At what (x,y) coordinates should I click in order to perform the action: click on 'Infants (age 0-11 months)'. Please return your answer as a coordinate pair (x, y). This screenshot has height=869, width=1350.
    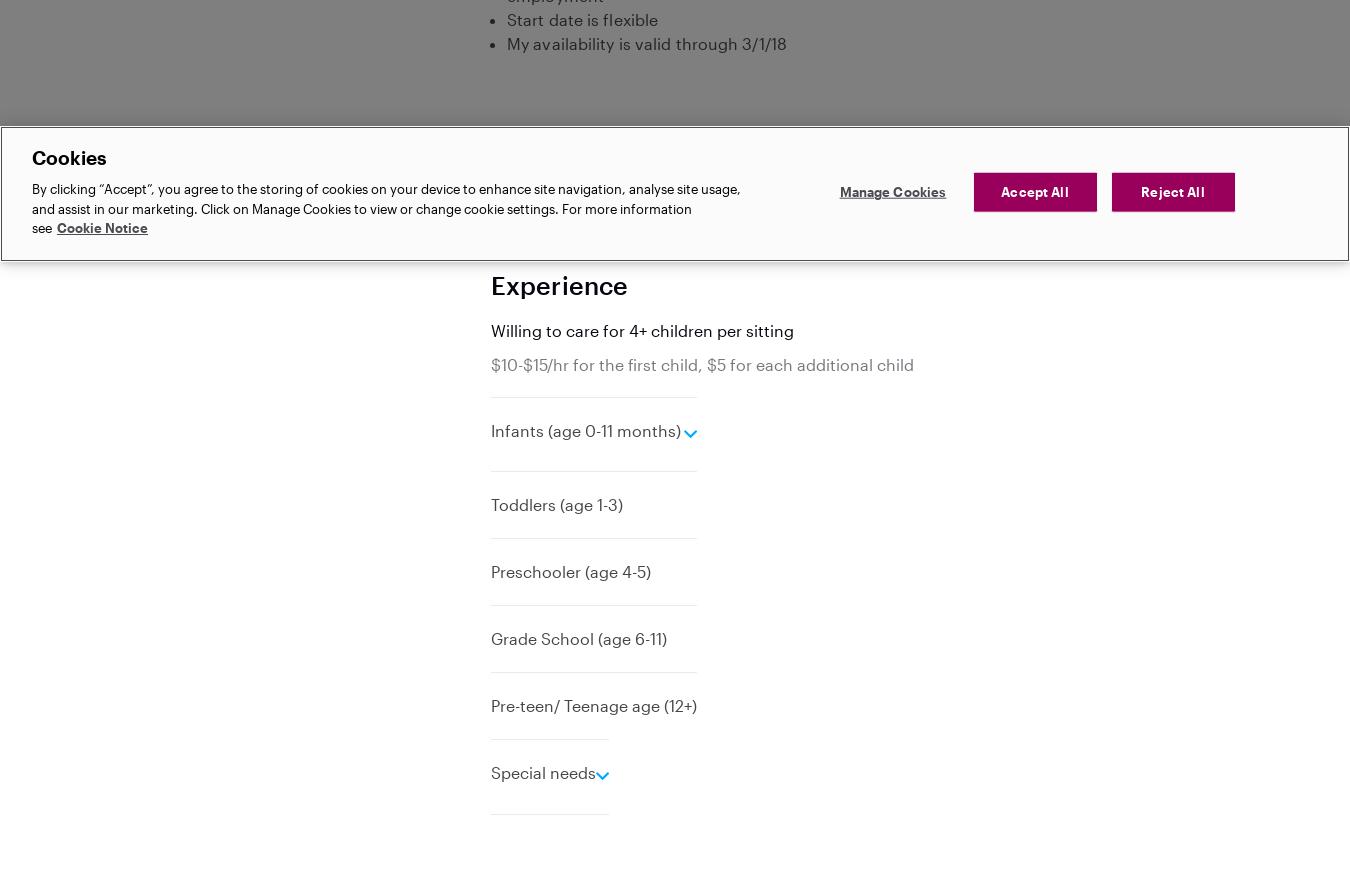
    Looking at the image, I should click on (586, 428).